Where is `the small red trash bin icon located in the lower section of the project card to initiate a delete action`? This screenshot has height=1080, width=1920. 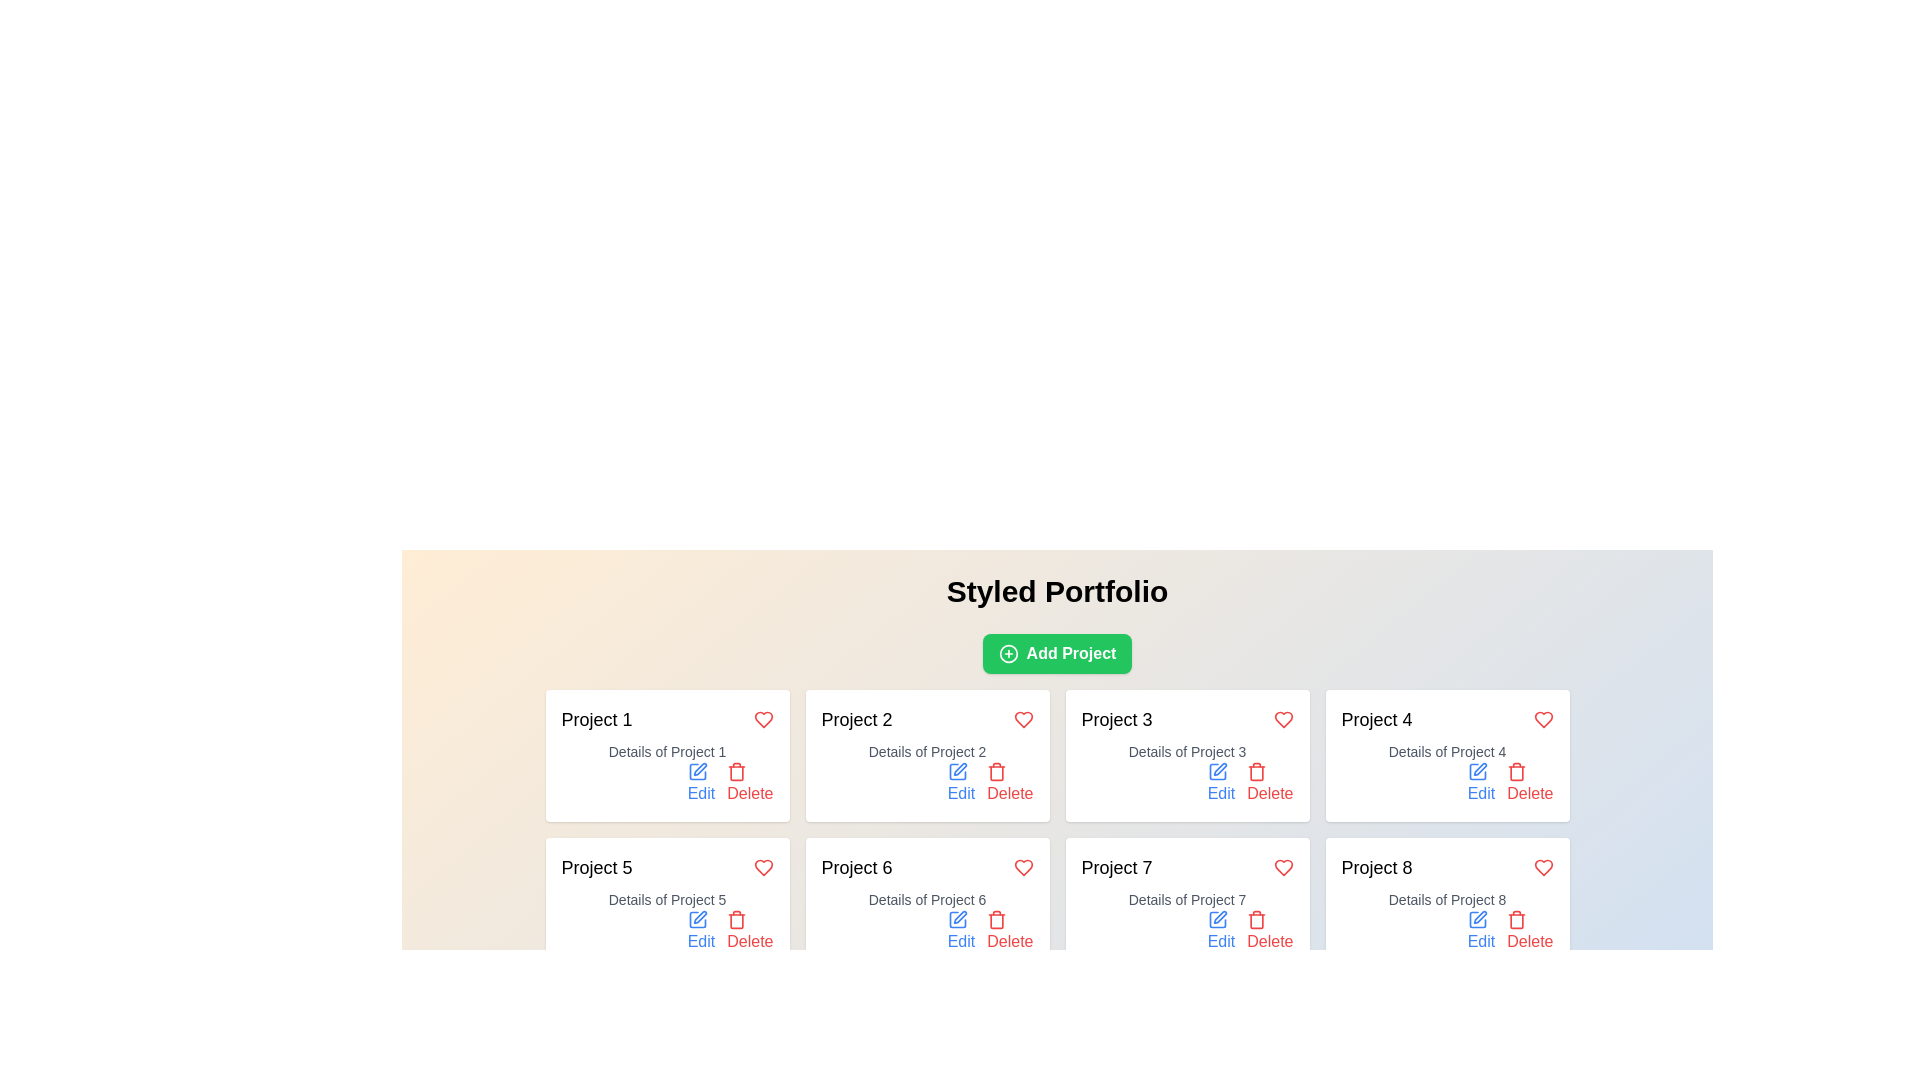
the small red trash bin icon located in the lower section of the project card to initiate a delete action is located at coordinates (736, 770).